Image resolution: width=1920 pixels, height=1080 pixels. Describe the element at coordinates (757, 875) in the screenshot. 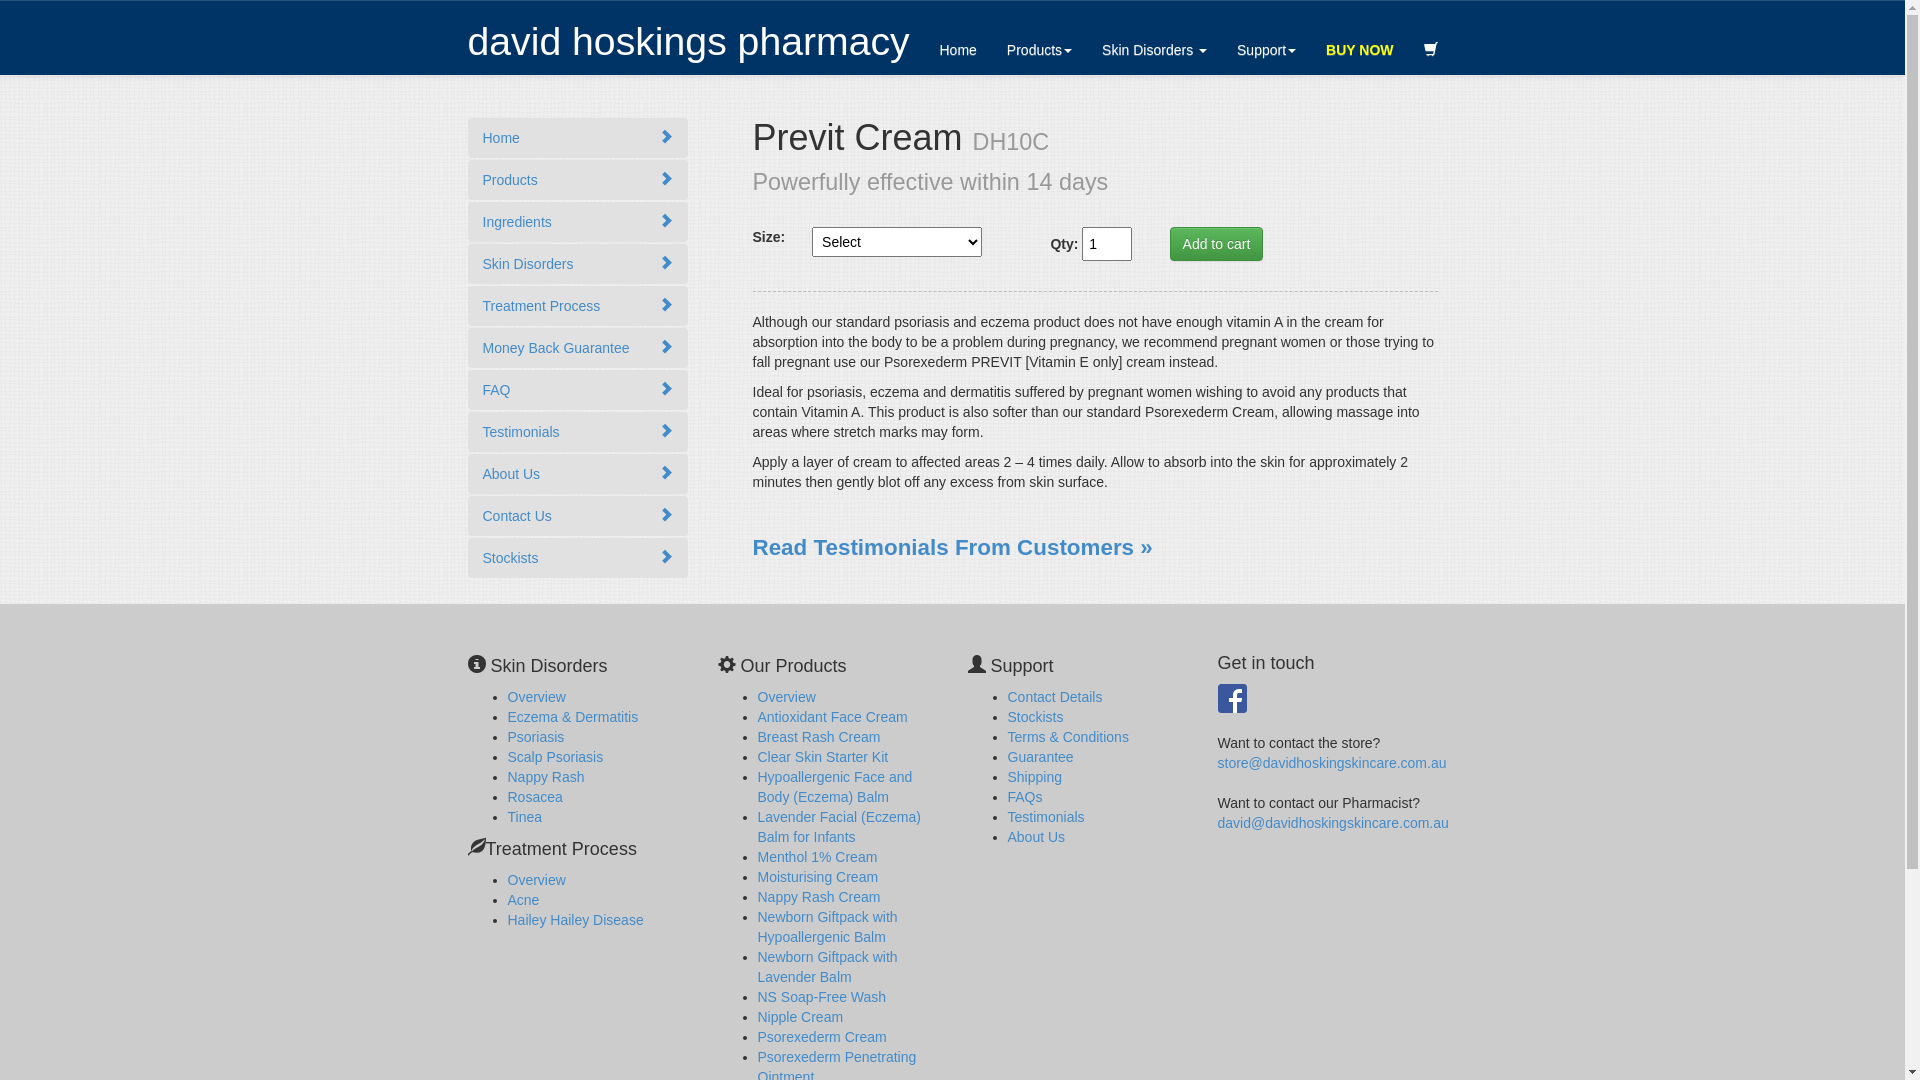

I see `'Moisturising Cream'` at that location.